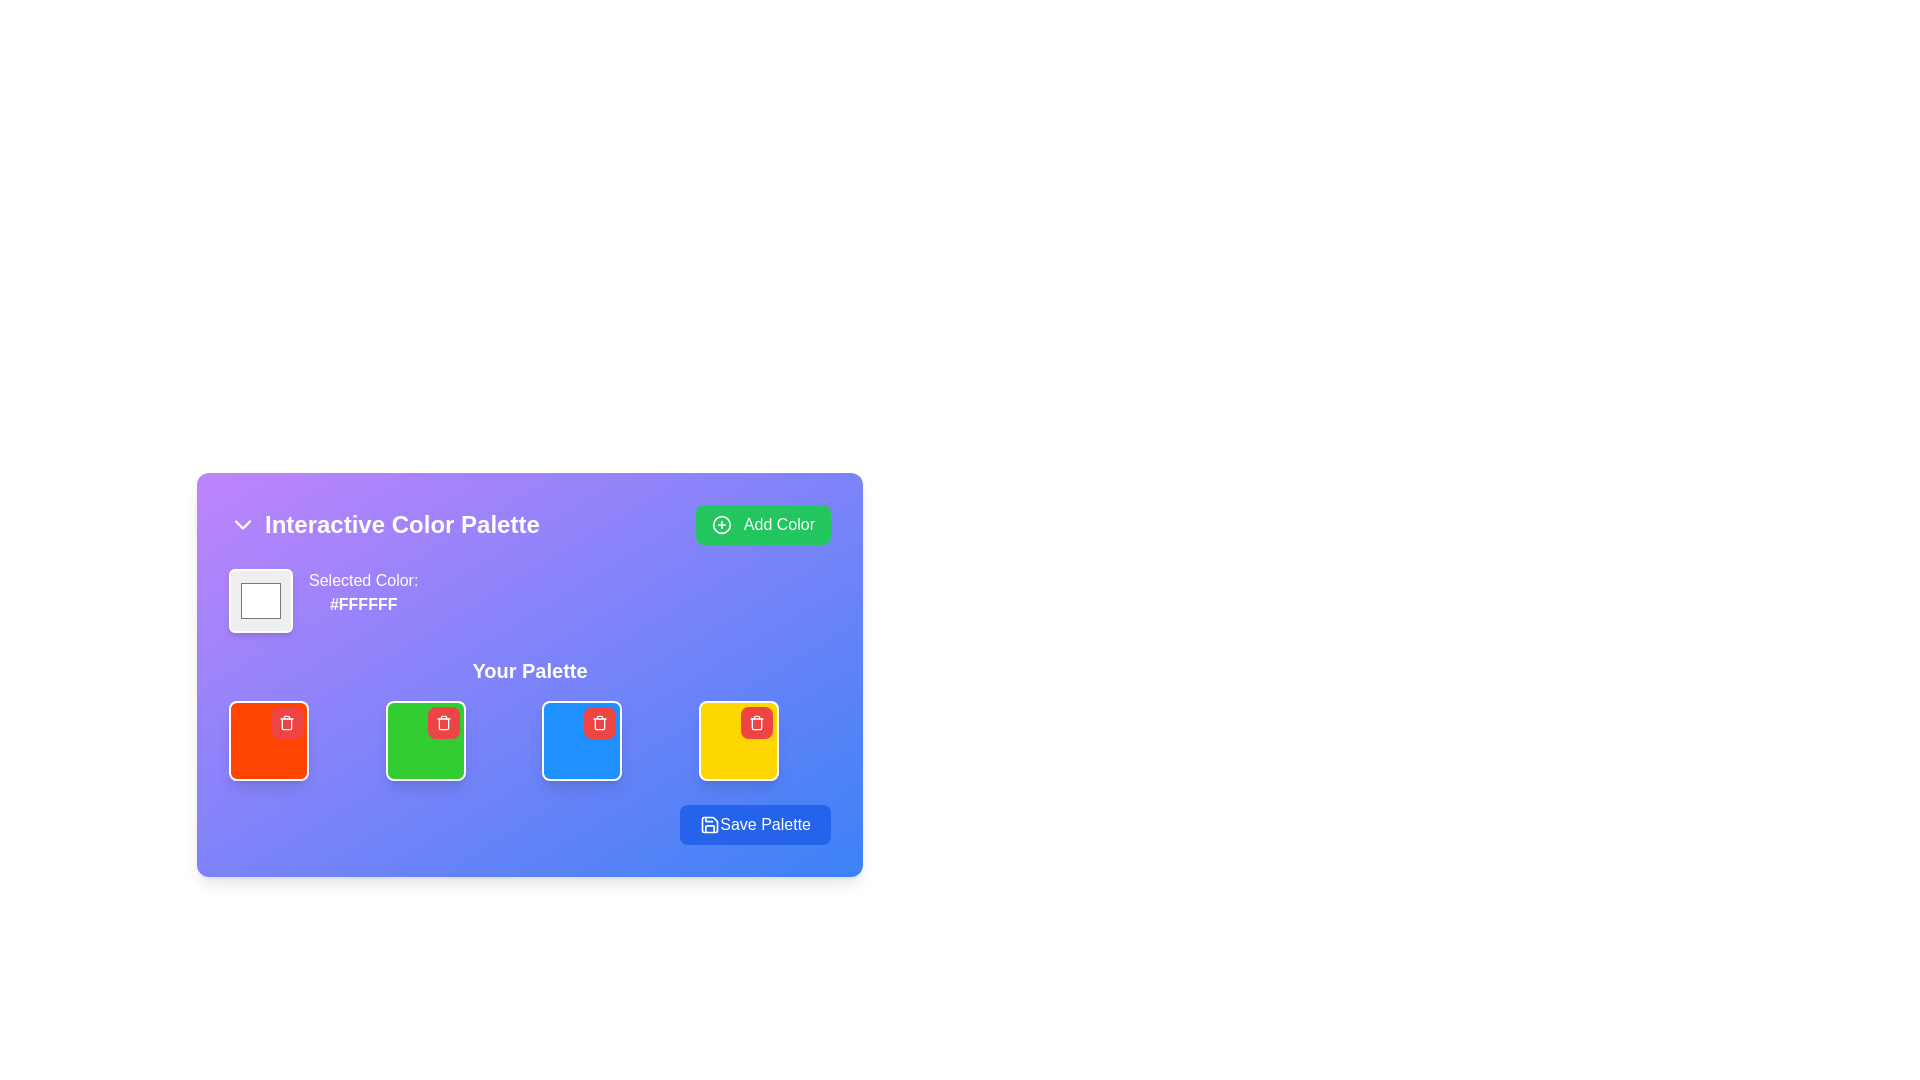 The image size is (1920, 1080). I want to click on the static text label that provides a descriptive caption for the color information in the 'Interactive Color Palette' section, which is positioned above the color code text element, so click(363, 581).